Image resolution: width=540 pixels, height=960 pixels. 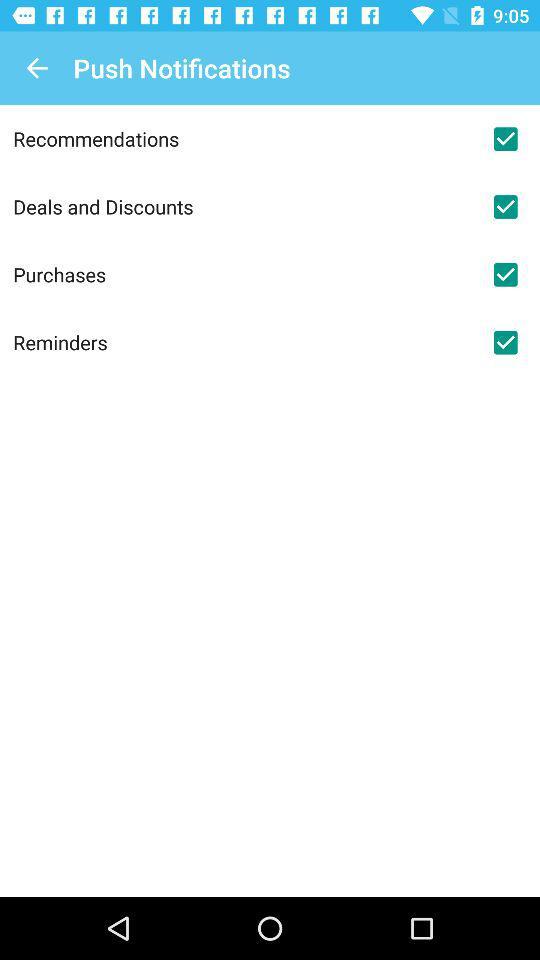 What do you see at coordinates (504, 342) in the screenshot?
I see `reminders option` at bounding box center [504, 342].